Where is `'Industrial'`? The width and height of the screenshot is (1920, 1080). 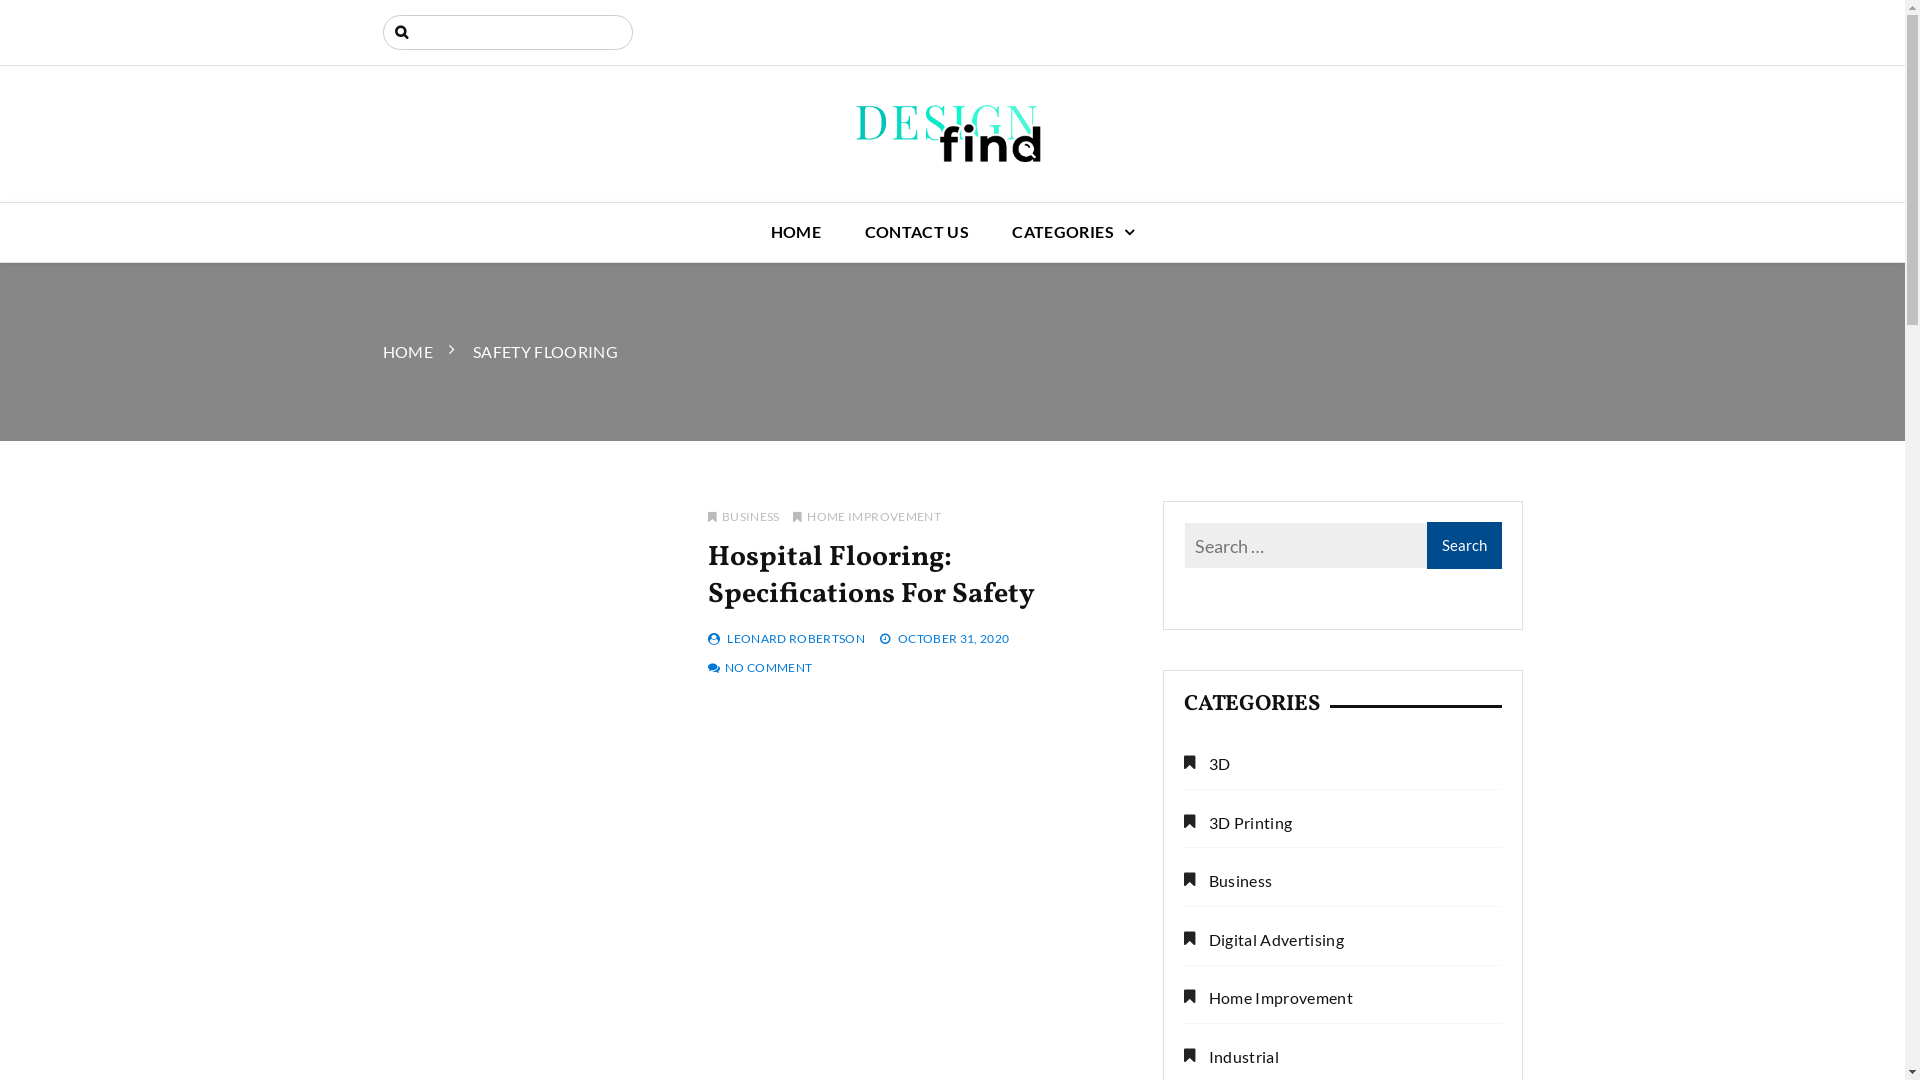
'Industrial' is located at coordinates (1231, 1056).